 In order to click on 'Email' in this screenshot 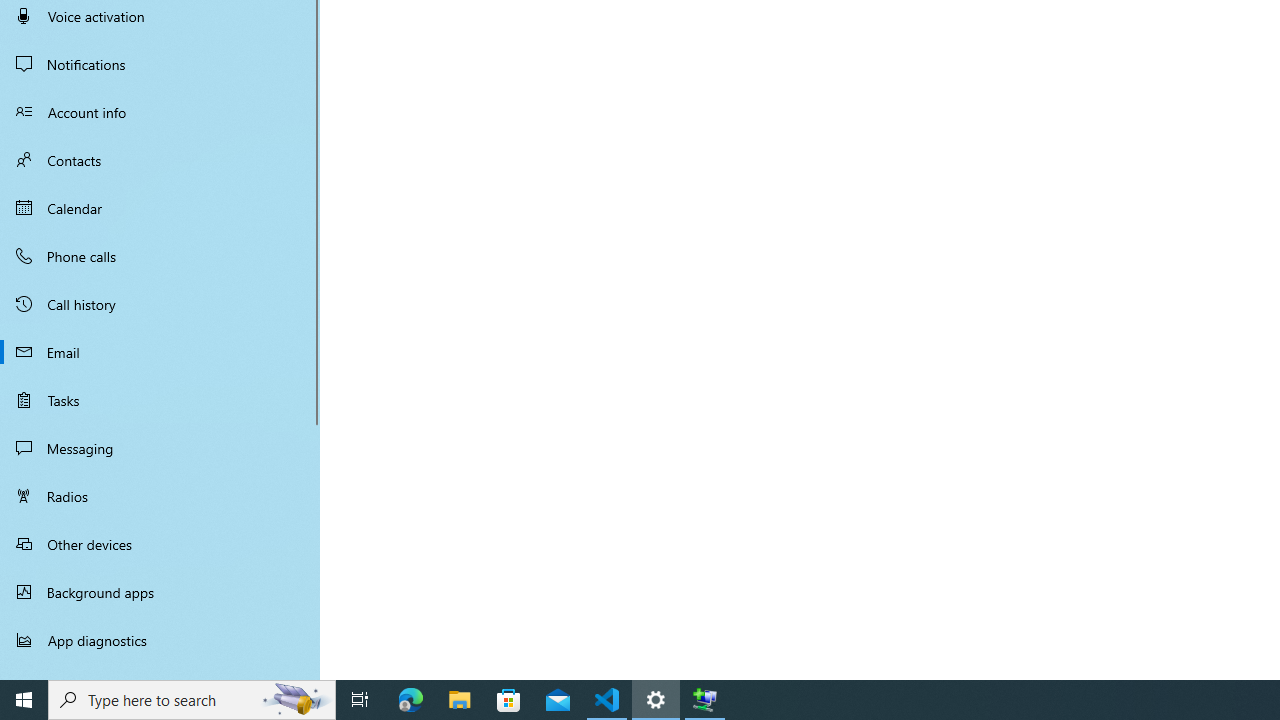, I will do `click(160, 351)`.